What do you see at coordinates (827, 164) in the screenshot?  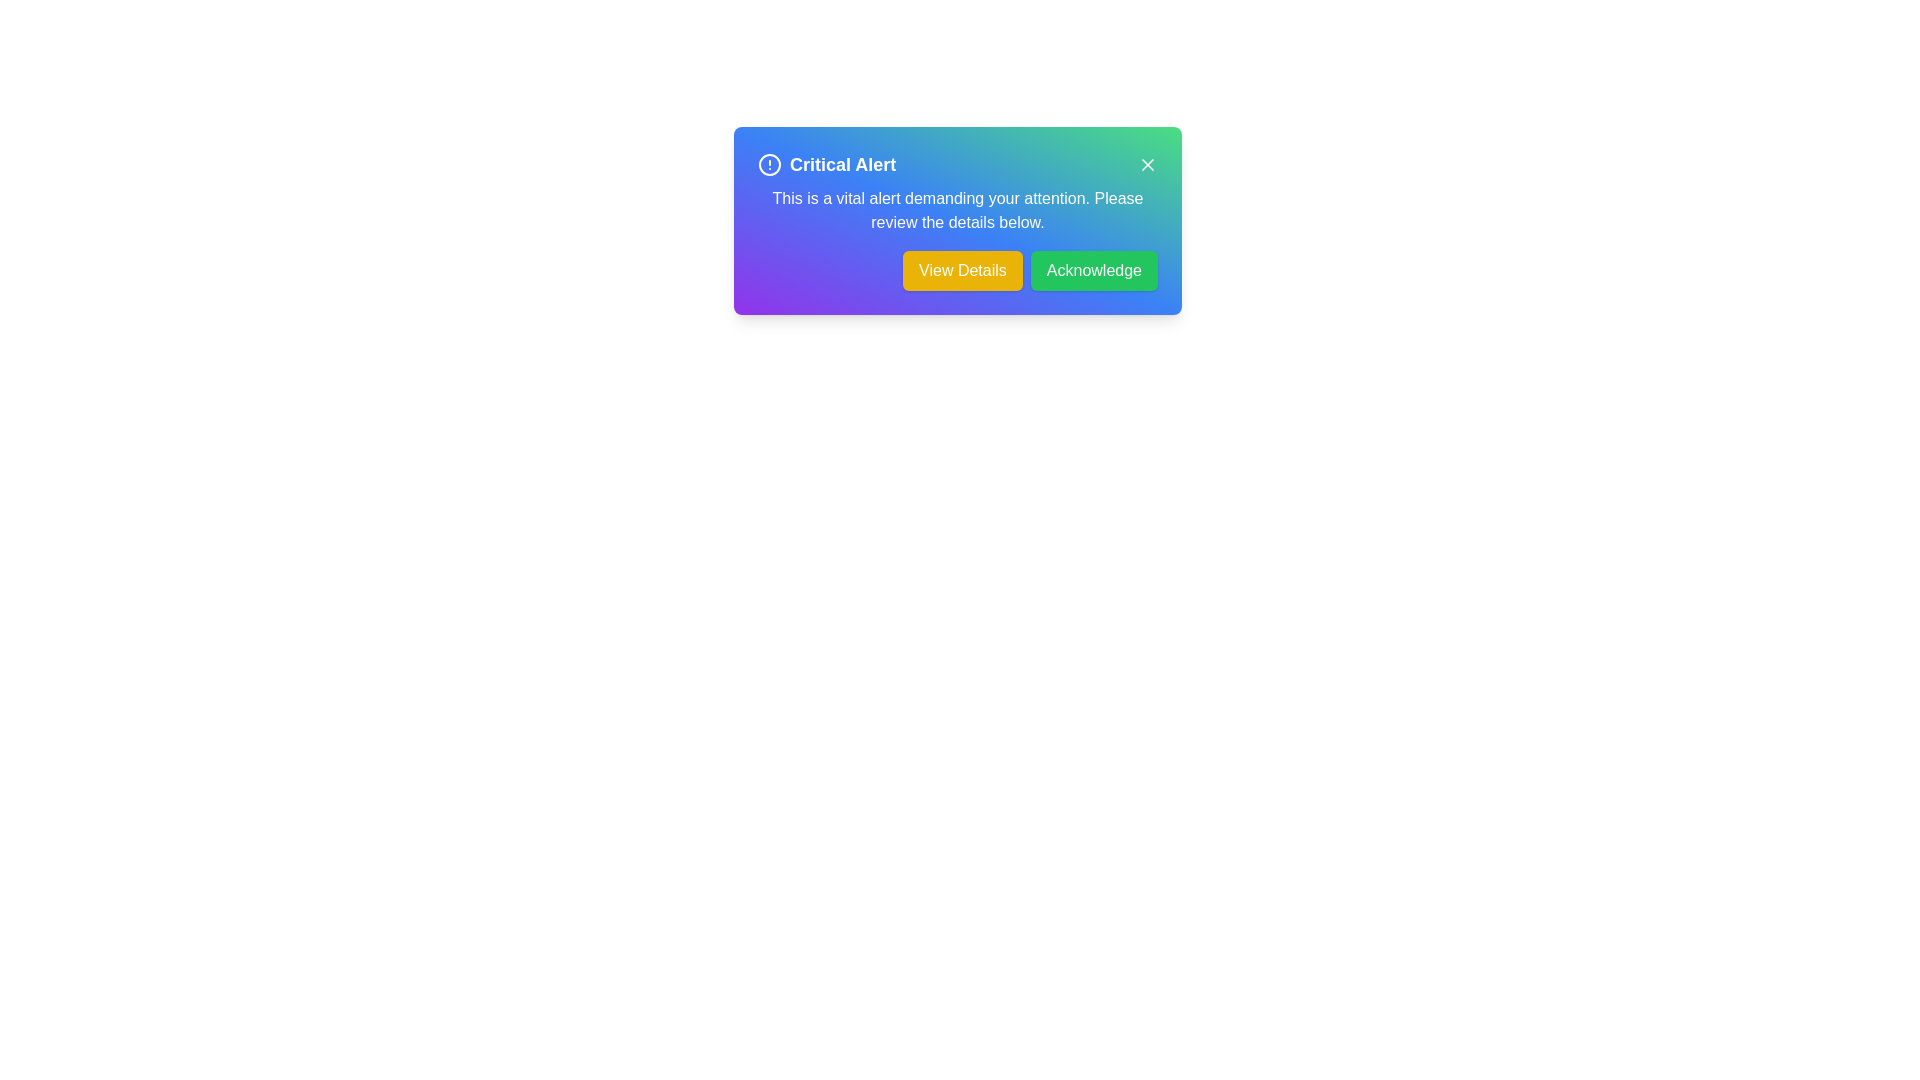 I see `the Text with an icon header in the notification box` at bounding box center [827, 164].